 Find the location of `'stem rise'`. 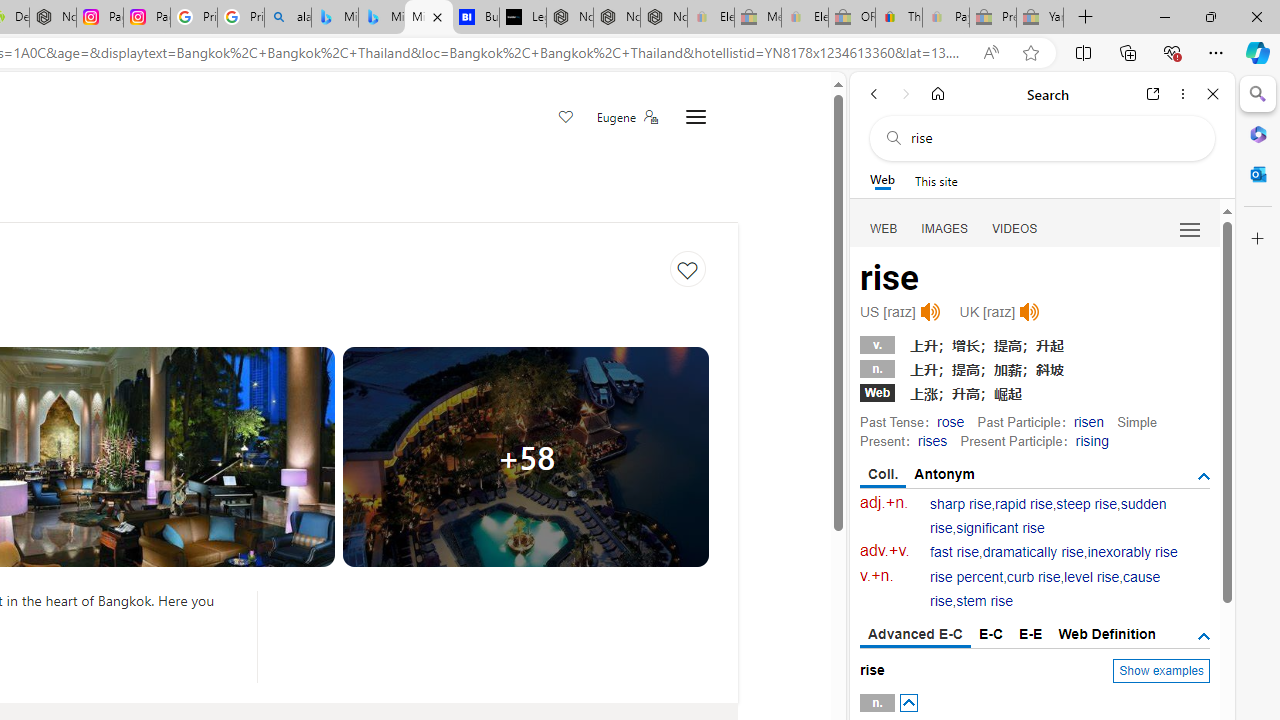

'stem rise' is located at coordinates (984, 600).